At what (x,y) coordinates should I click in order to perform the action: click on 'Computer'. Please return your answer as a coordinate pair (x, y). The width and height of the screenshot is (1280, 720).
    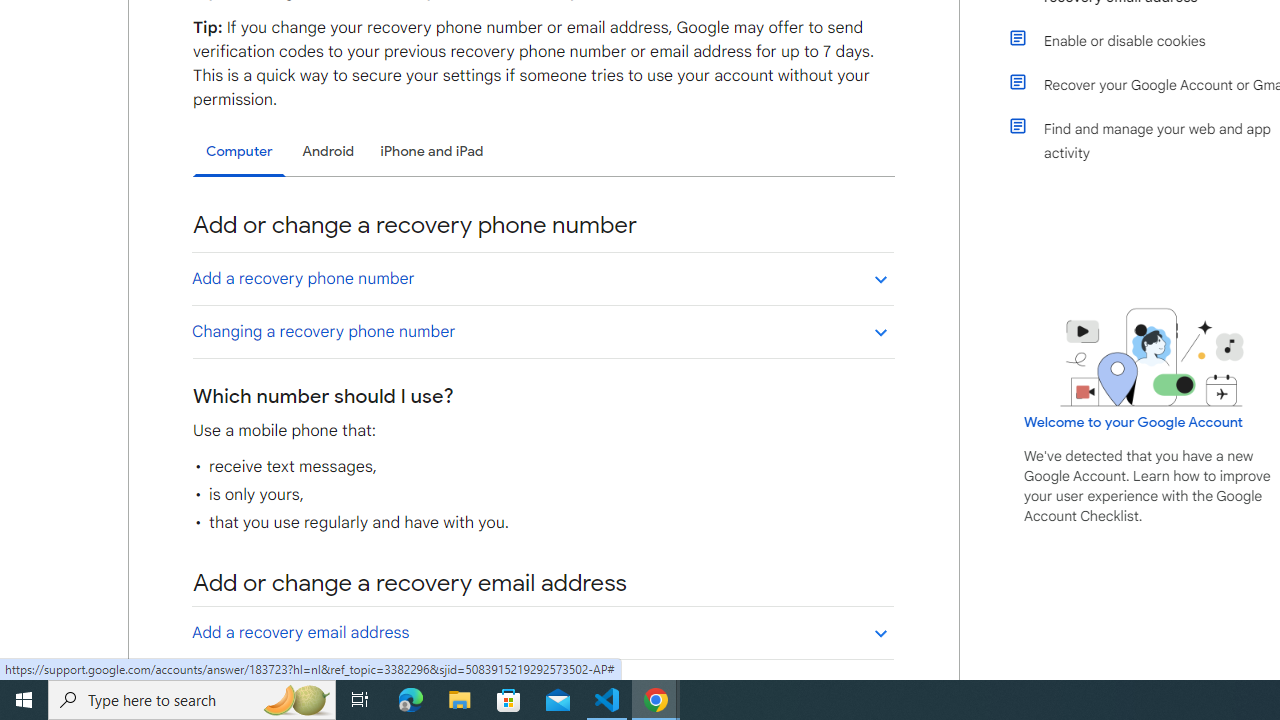
    Looking at the image, I should click on (239, 151).